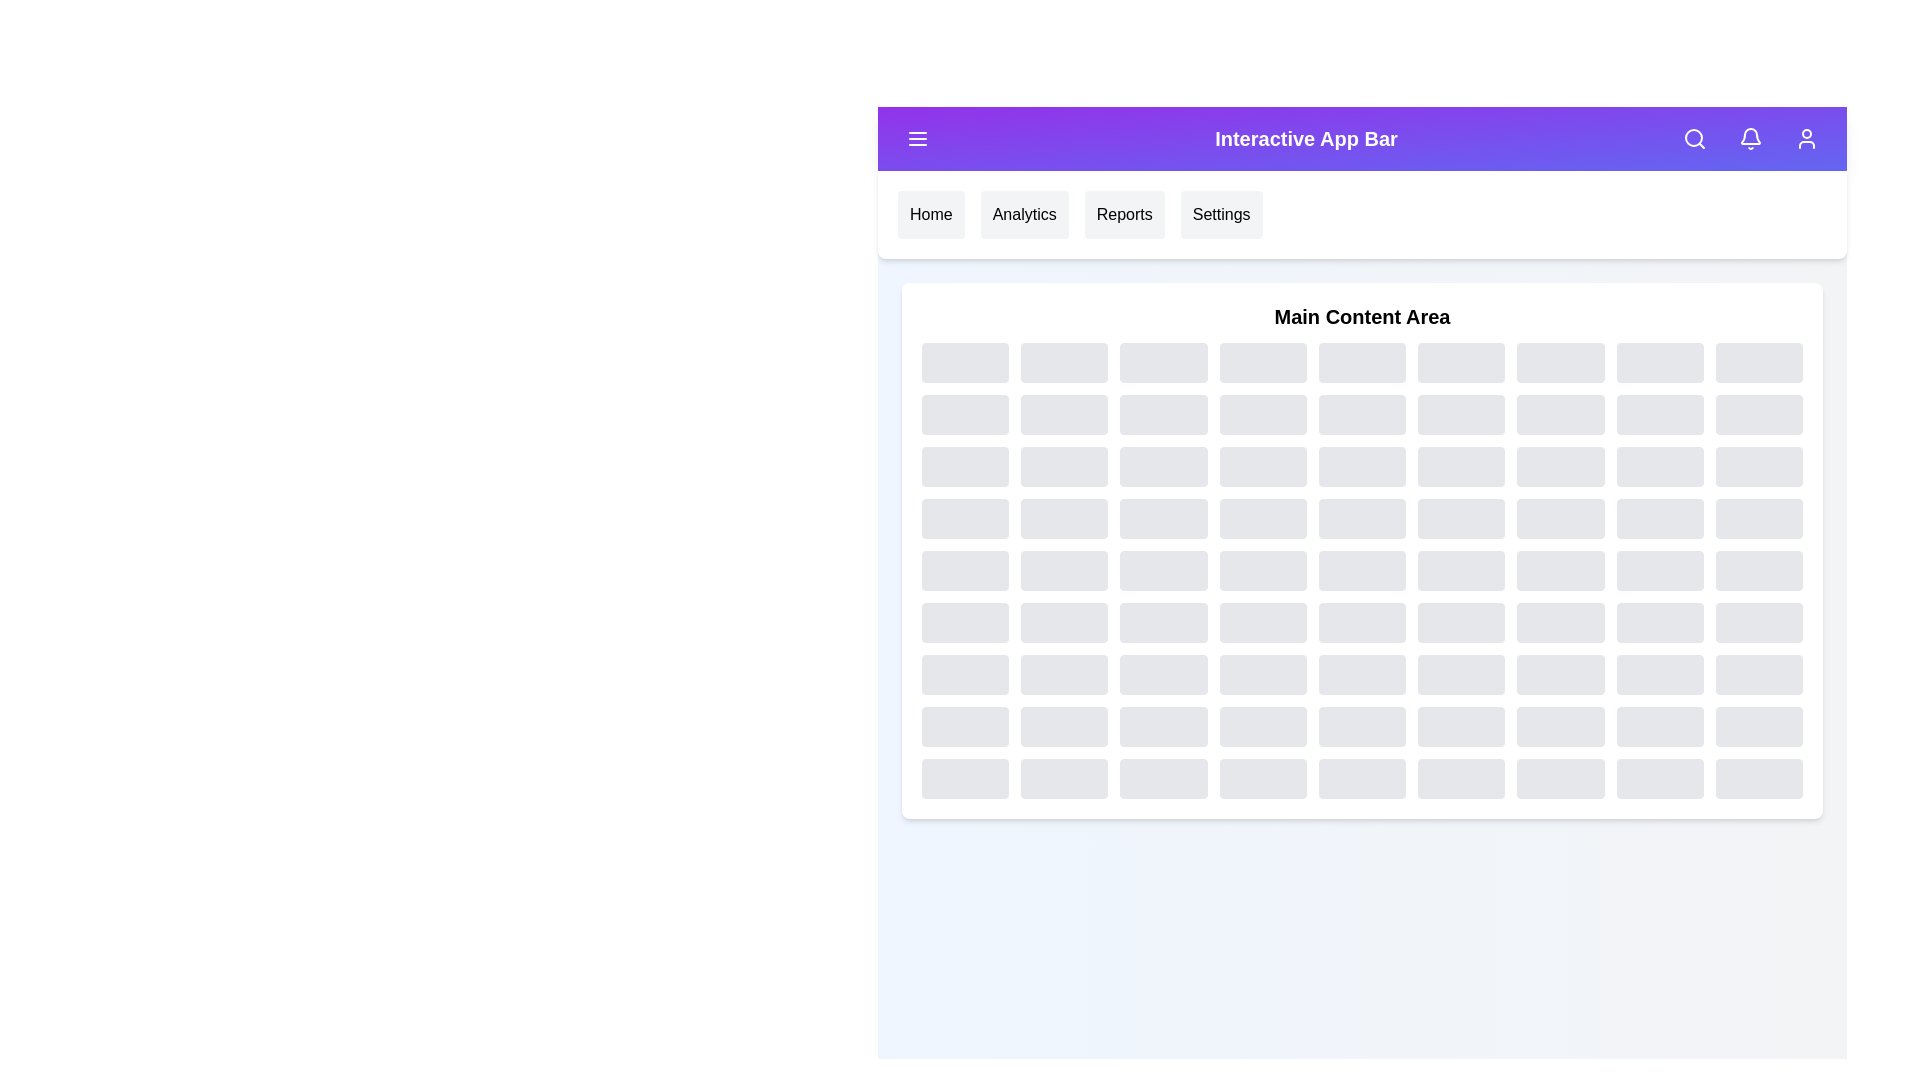  Describe the element at coordinates (1124, 215) in the screenshot. I see `the menu item Reports to navigate to the corresponding section` at that location.